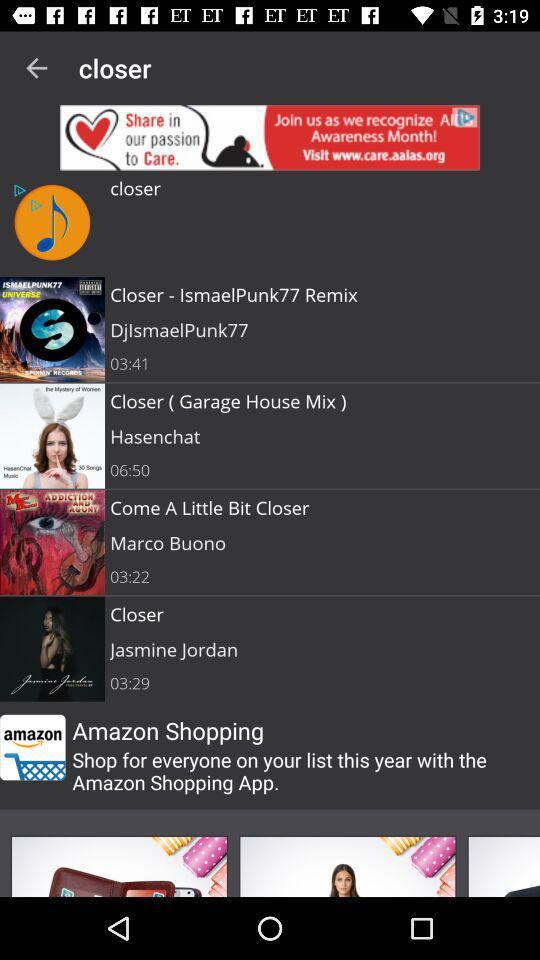 The image size is (540, 960). What do you see at coordinates (31, 746) in the screenshot?
I see `amazon advertiser link` at bounding box center [31, 746].